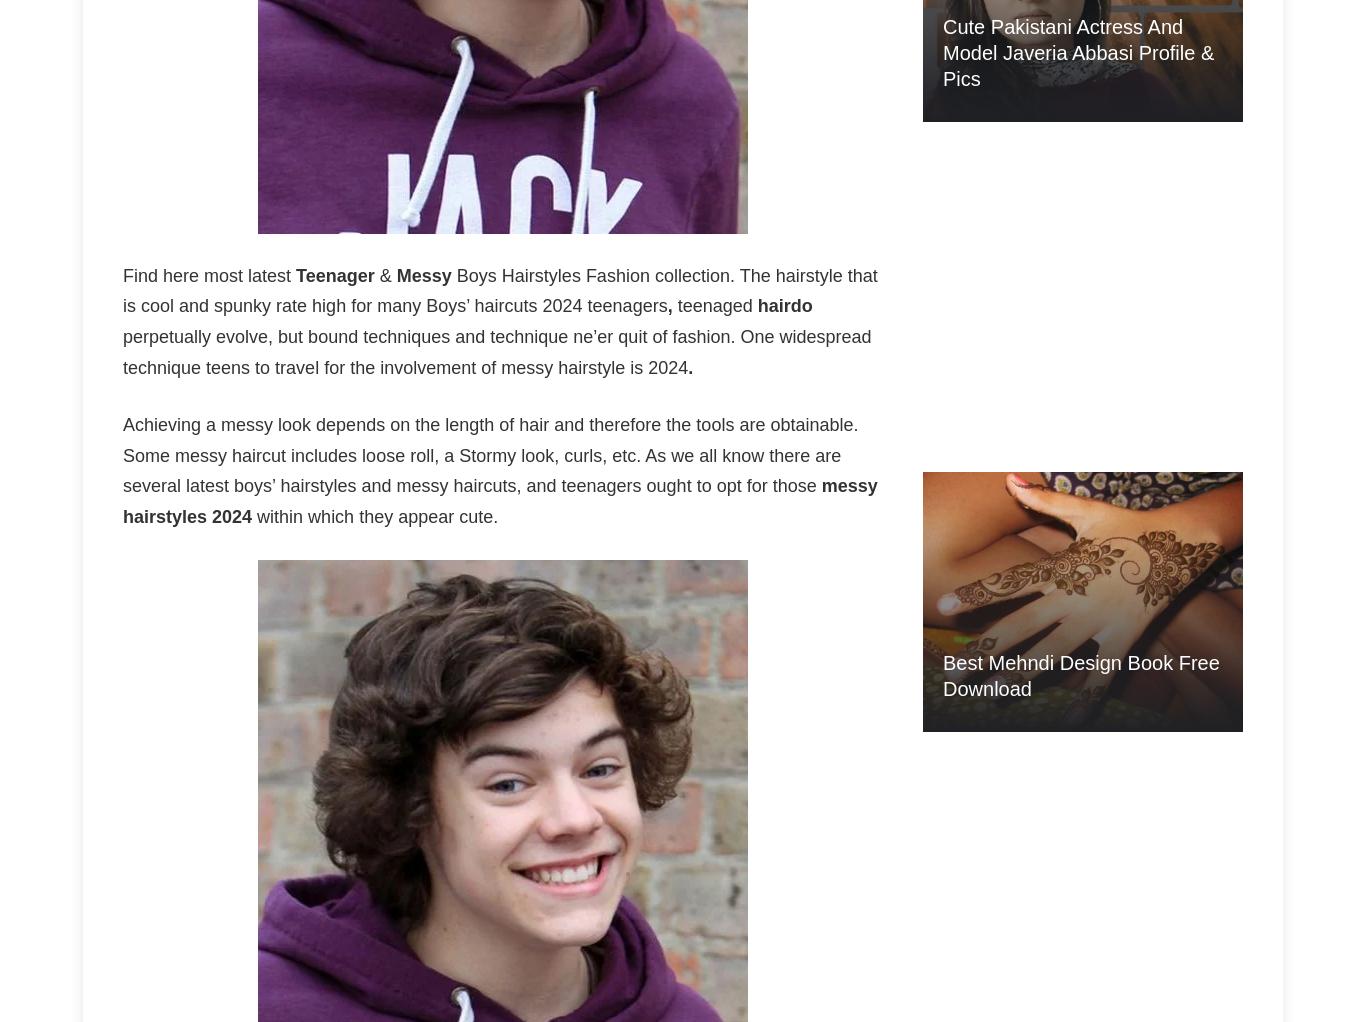 This screenshot has height=1022, width=1366. What do you see at coordinates (482, 469) in the screenshot?
I see `'includes loose roll, a Stormy look, curls, etc. As we all know there are several latest boys’ hairstyles and messy haircuts, and teenagers ought to opt for those'` at bounding box center [482, 469].